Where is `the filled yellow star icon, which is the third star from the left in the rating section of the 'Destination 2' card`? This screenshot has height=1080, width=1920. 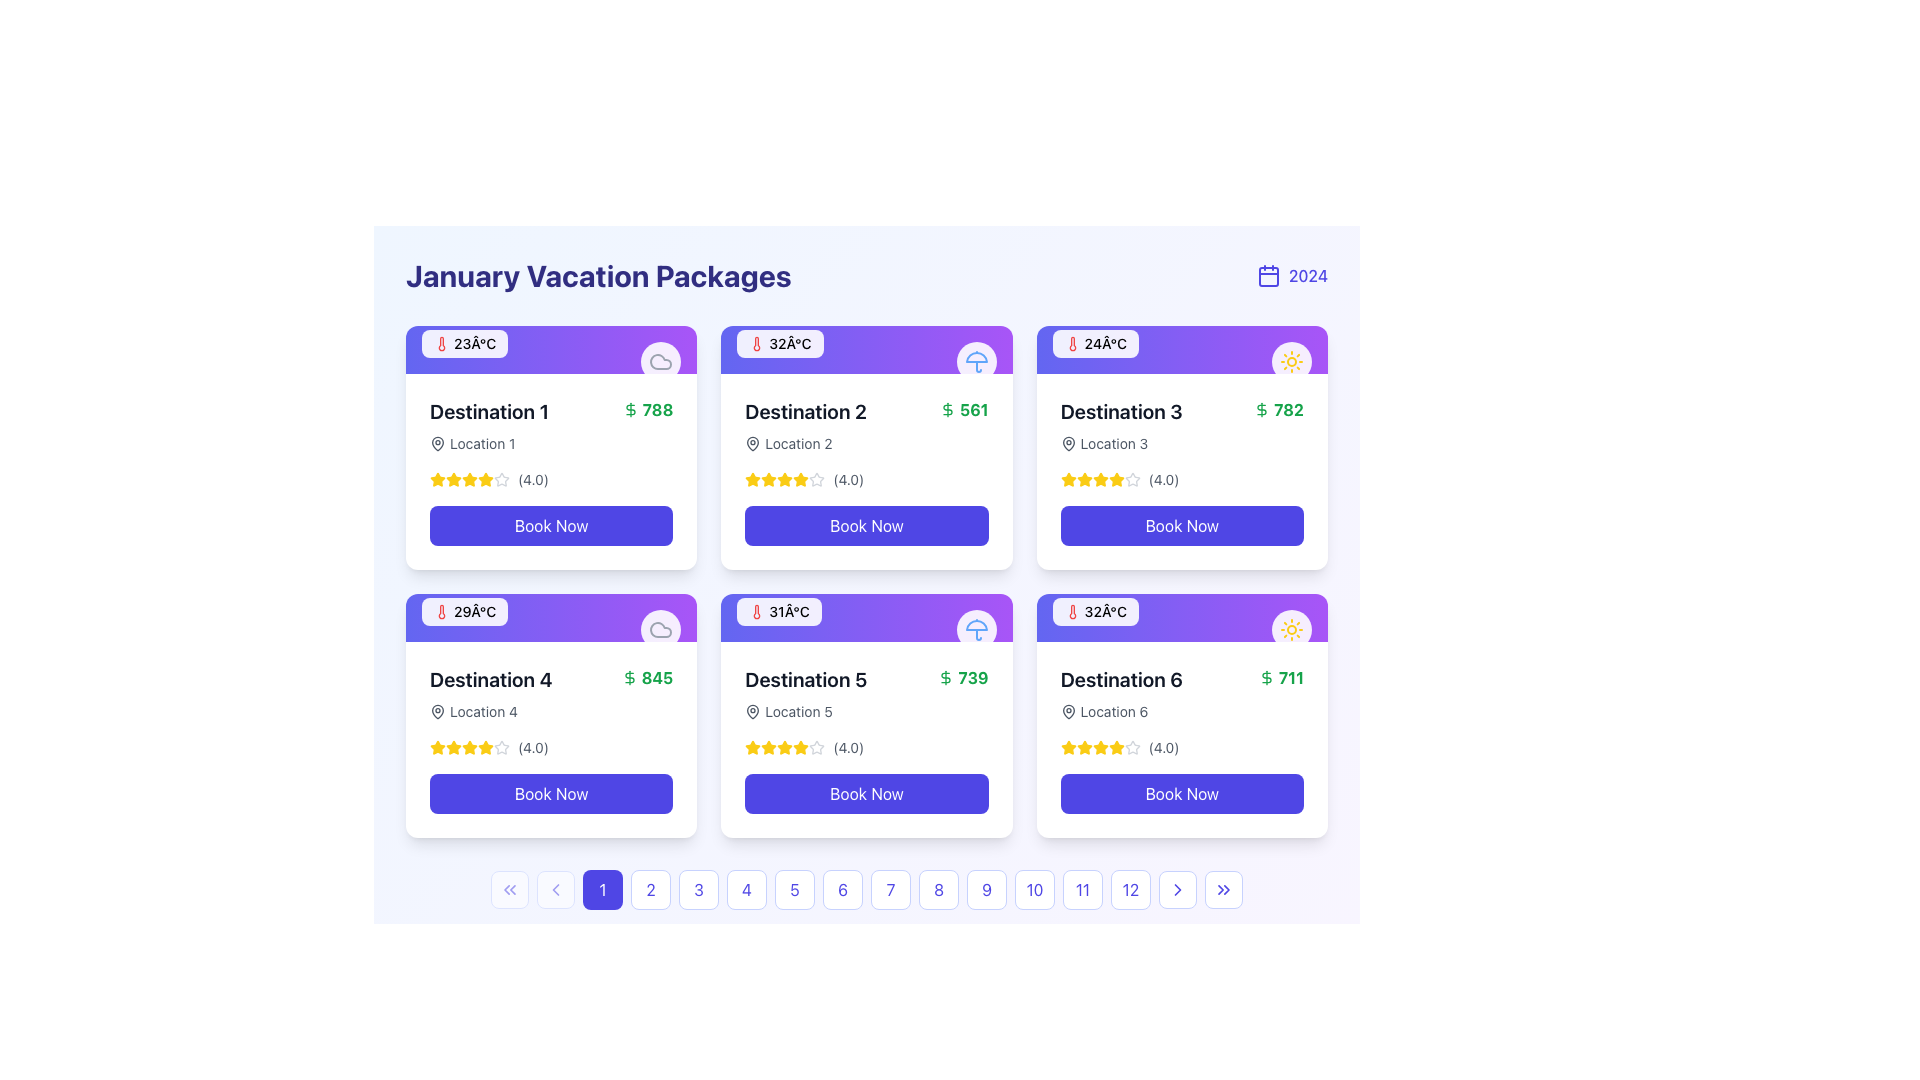
the filled yellow star icon, which is the third star from the left in the rating section of the 'Destination 2' card is located at coordinates (784, 479).